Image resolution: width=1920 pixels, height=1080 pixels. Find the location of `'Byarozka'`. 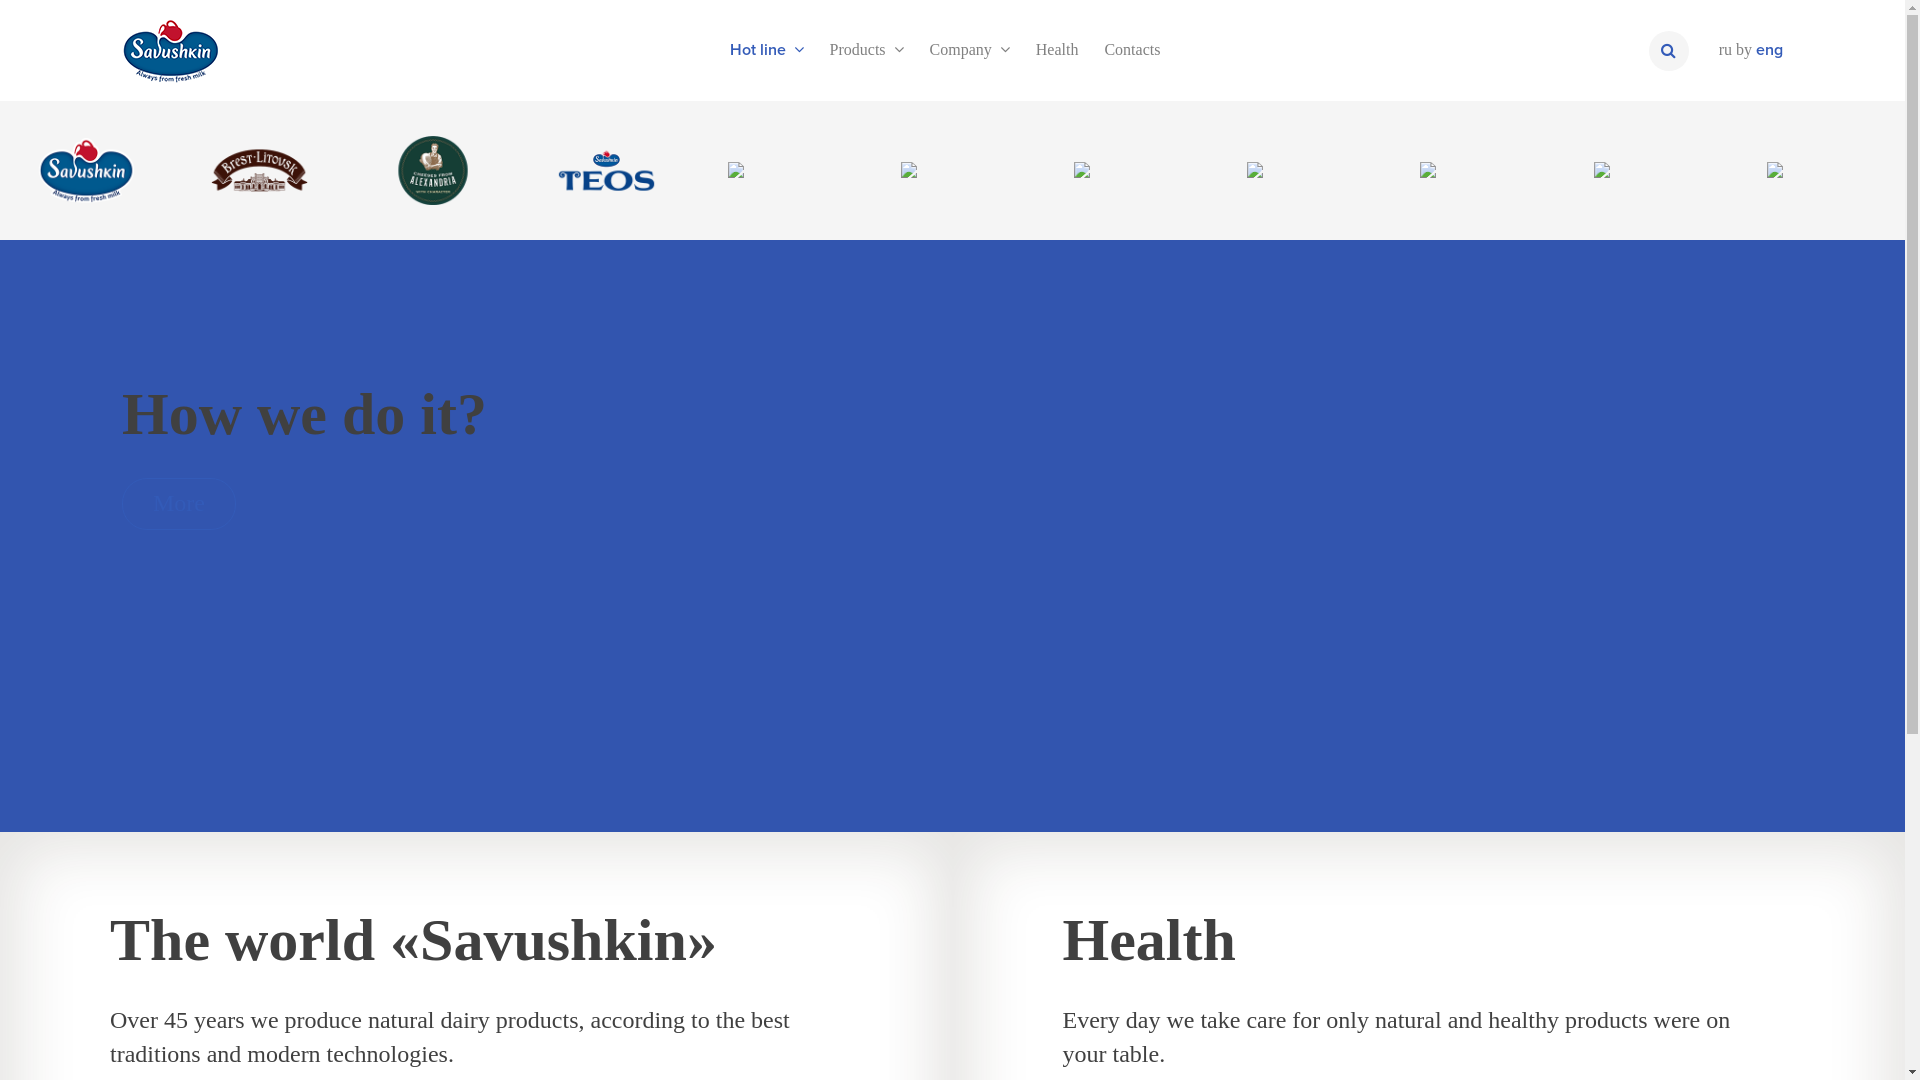

'Byarozka' is located at coordinates (778, 169).